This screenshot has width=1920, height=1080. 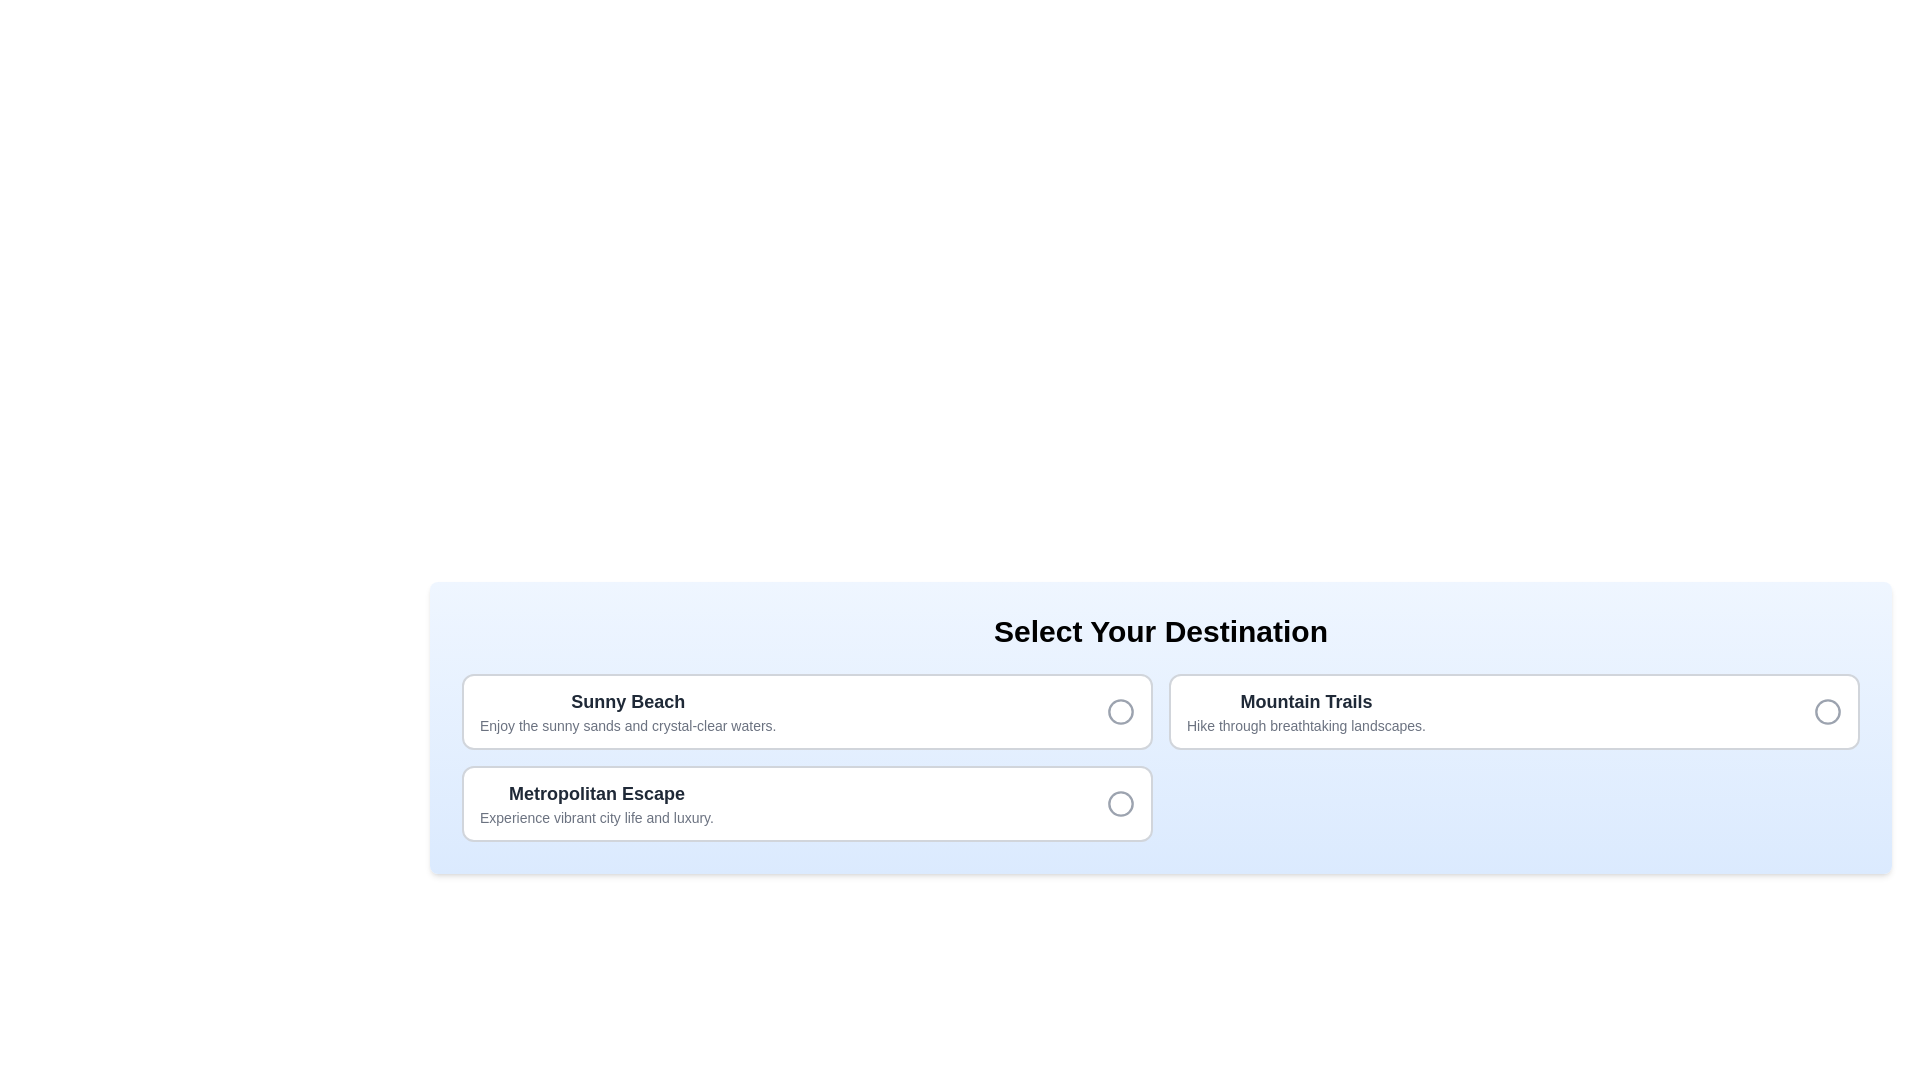 What do you see at coordinates (807, 802) in the screenshot?
I see `the 'Metropolitan Escape' select option to trigger visual feedback` at bounding box center [807, 802].